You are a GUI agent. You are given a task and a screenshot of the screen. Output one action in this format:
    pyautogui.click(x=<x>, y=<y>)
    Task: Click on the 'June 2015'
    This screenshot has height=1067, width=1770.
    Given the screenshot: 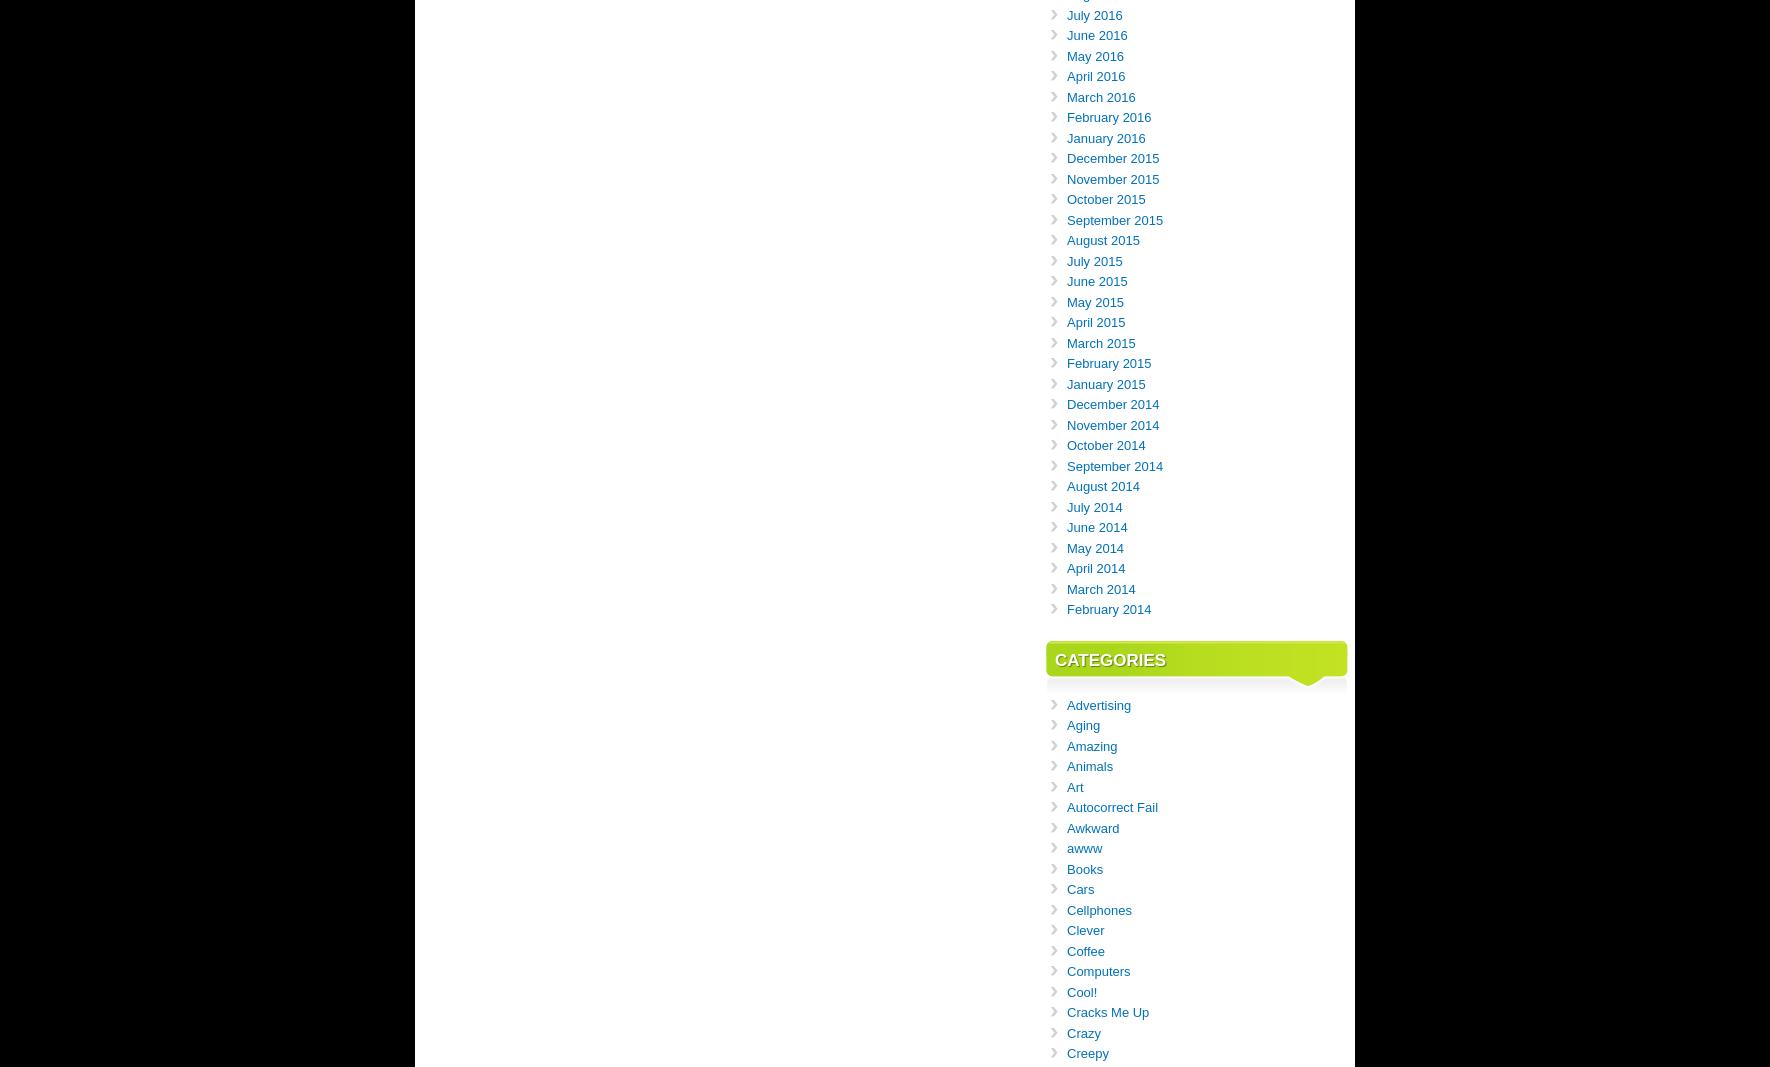 What is the action you would take?
    pyautogui.click(x=1097, y=281)
    